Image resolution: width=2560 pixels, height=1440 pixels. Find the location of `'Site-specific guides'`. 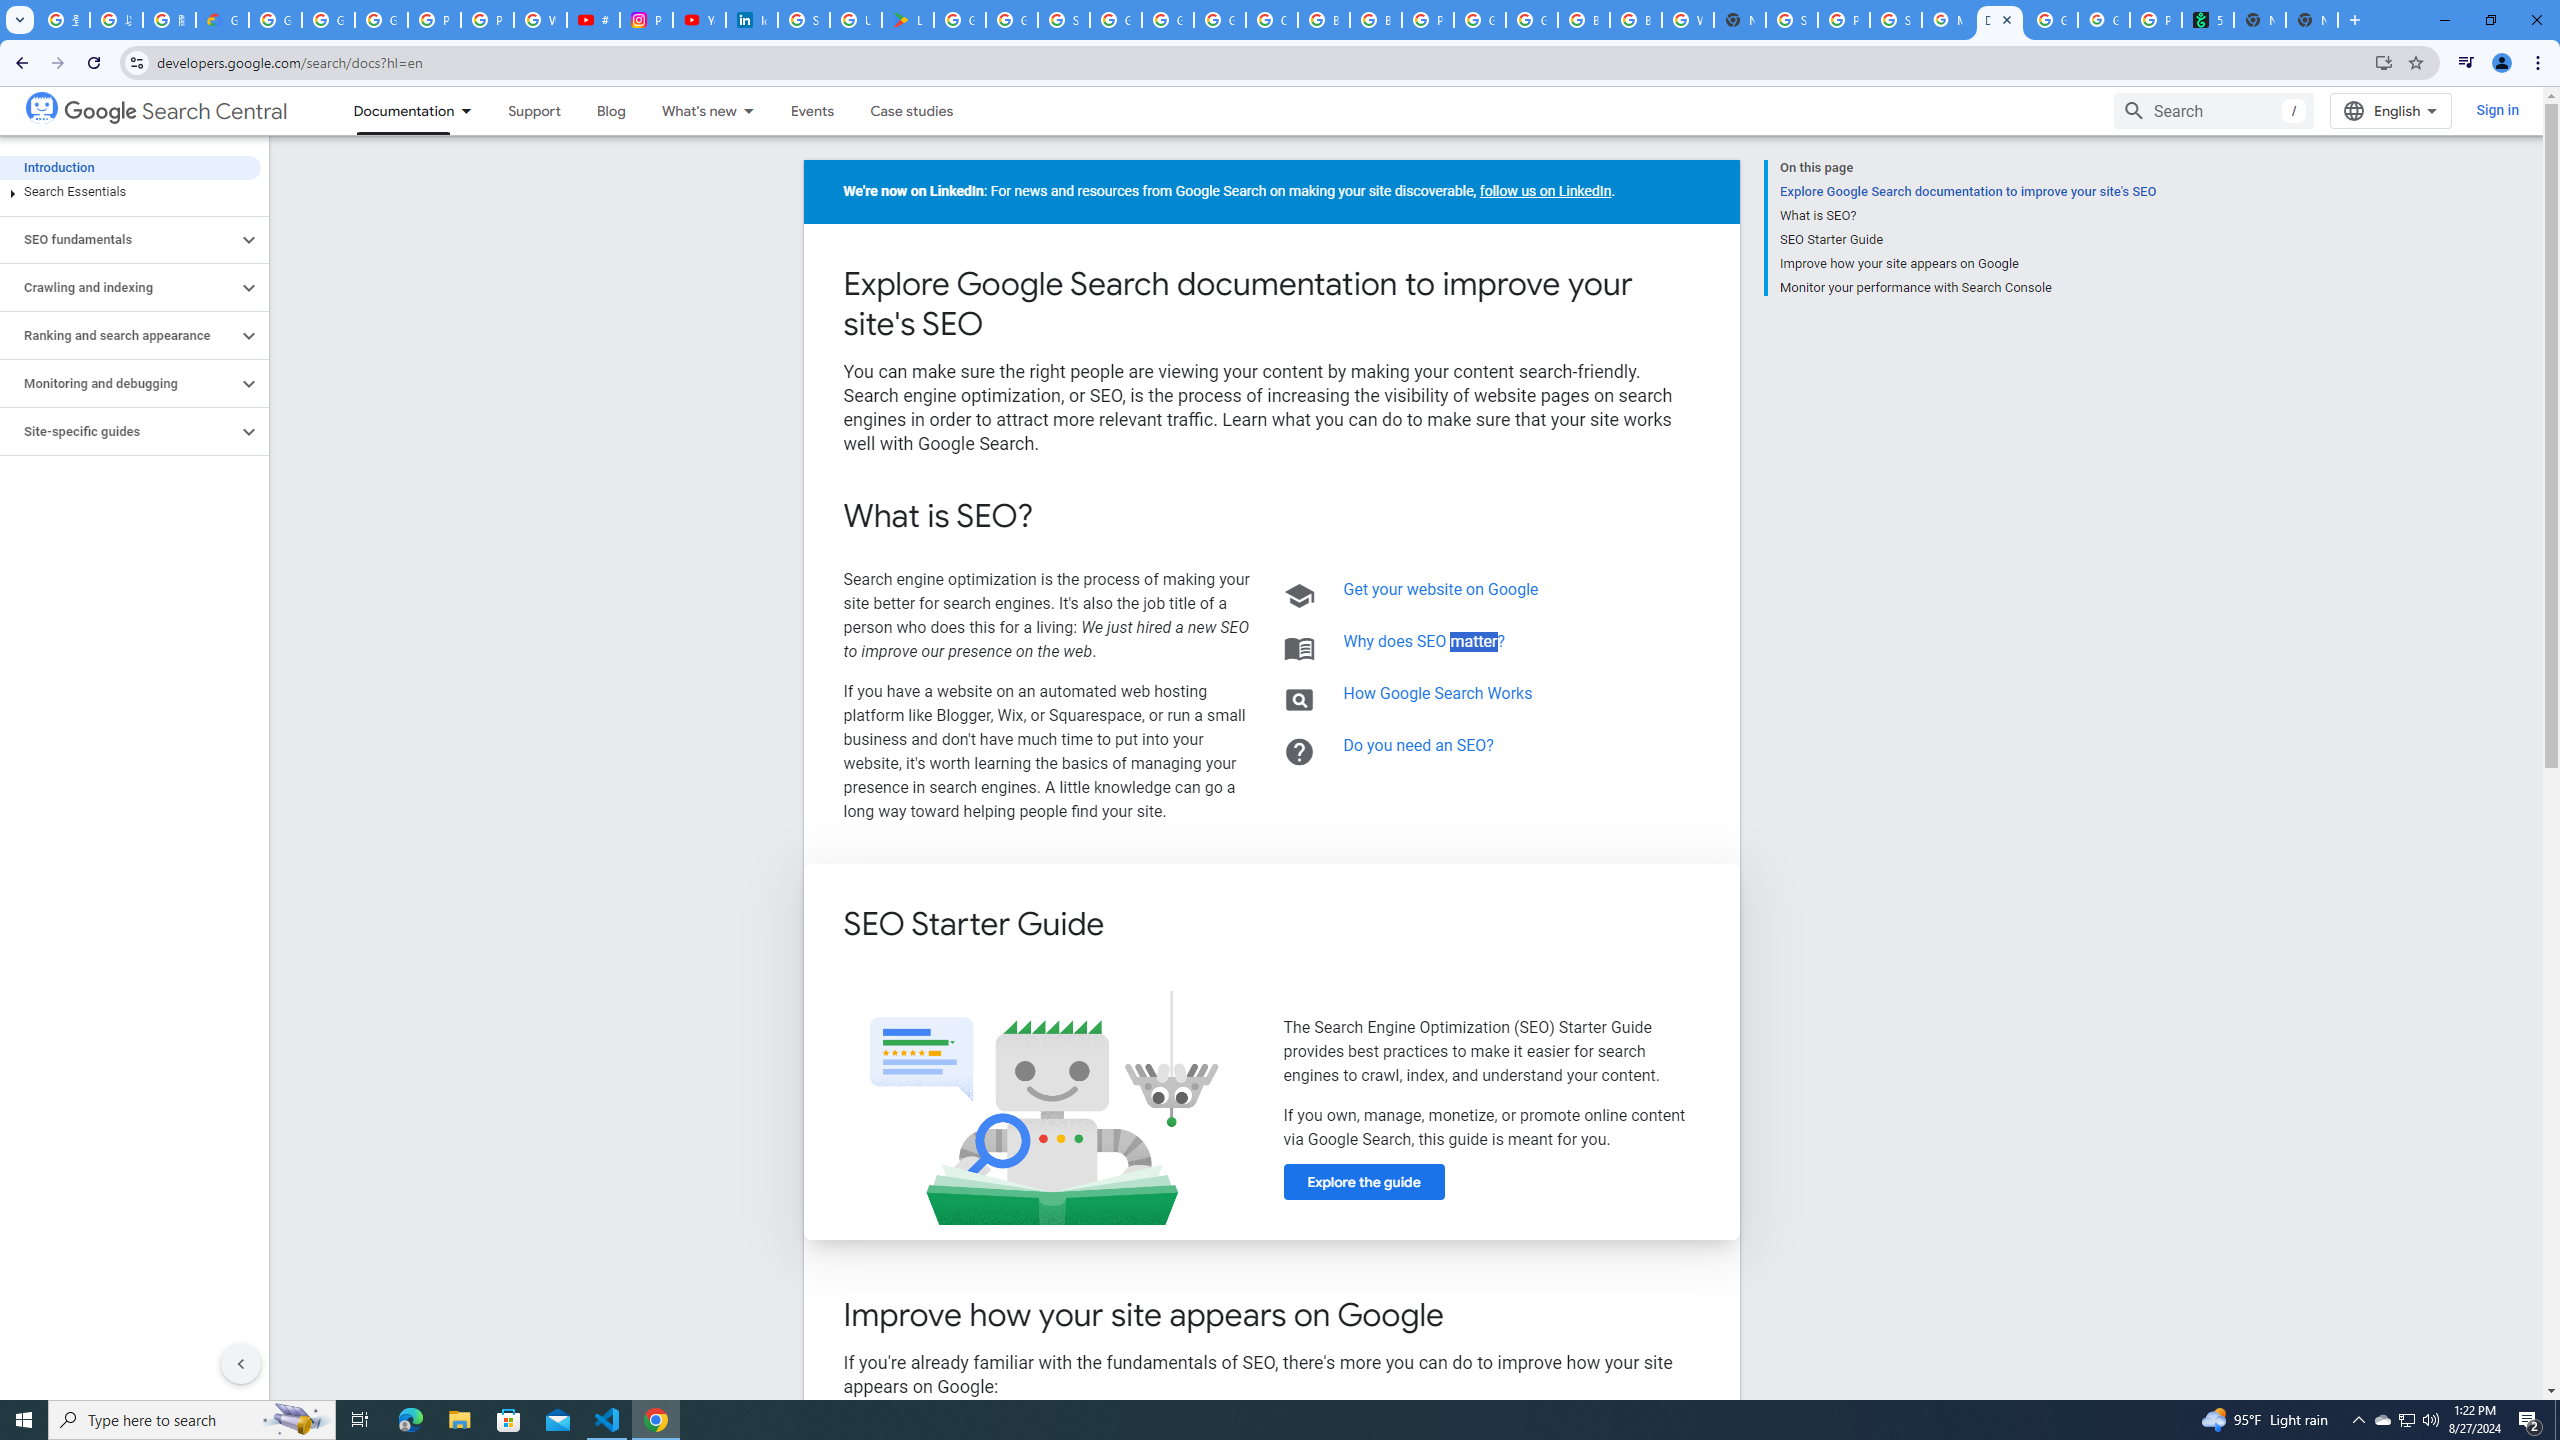

'Site-specific guides' is located at coordinates (118, 432).